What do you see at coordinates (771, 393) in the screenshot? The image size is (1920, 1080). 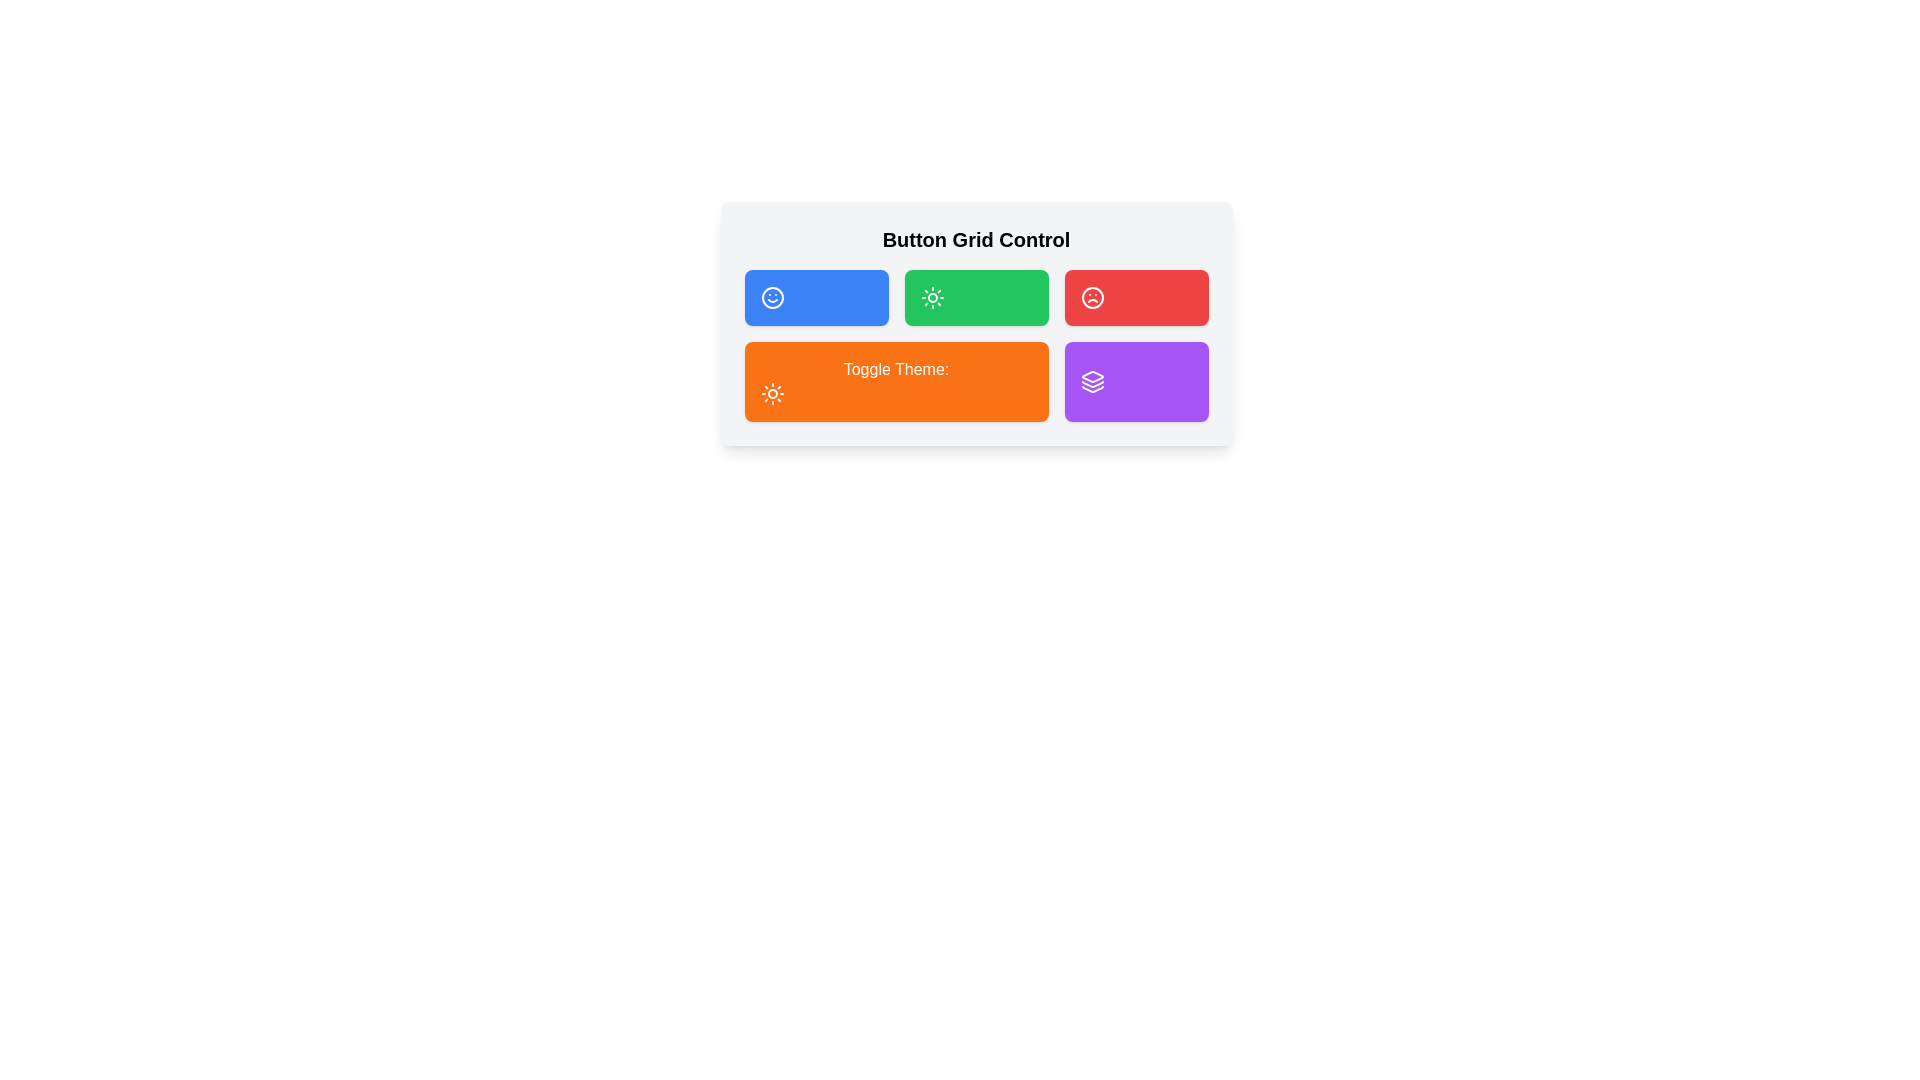 I see `the theme toggle icon located on the left side of the 'Toggle Theme:' button in the bottom left area of the control grid` at bounding box center [771, 393].